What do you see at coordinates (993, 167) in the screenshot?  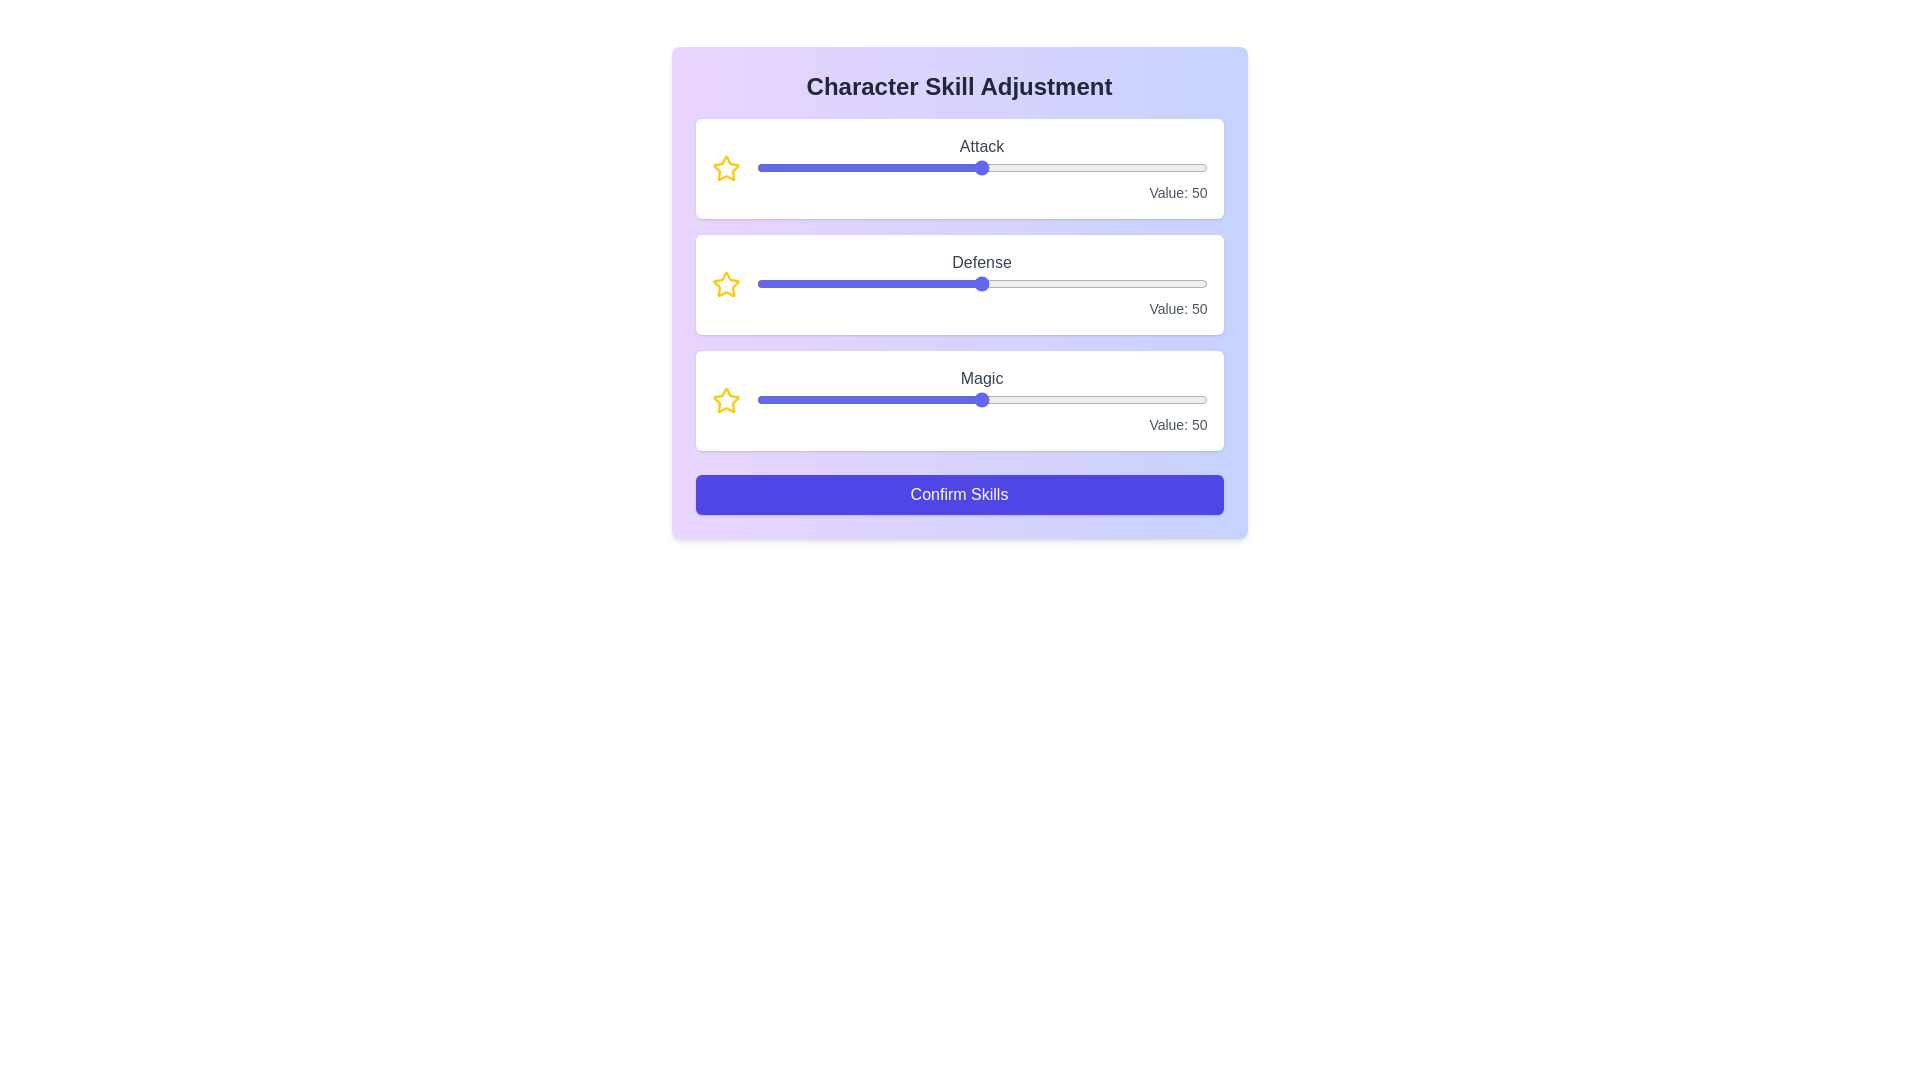 I see `the 0 slider to 5` at bounding box center [993, 167].